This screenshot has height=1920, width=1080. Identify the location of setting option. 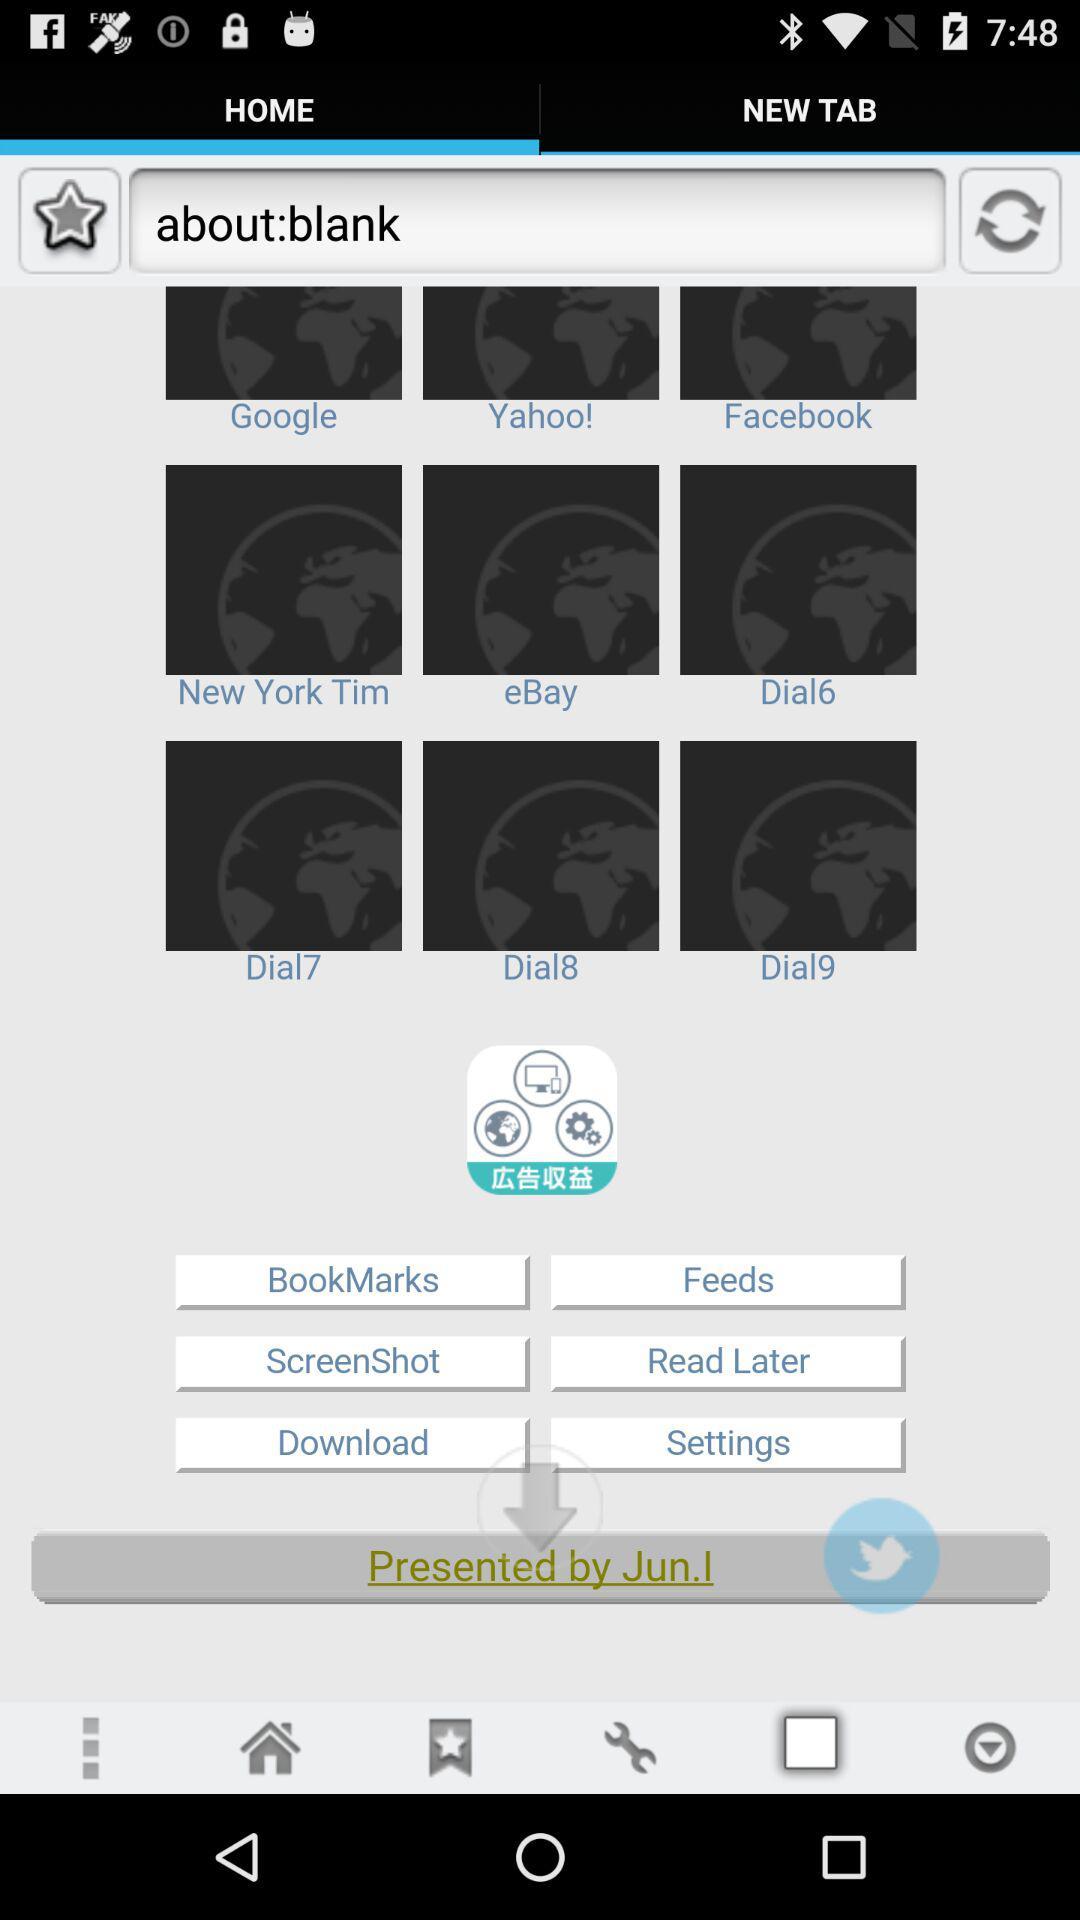
(88, 1746).